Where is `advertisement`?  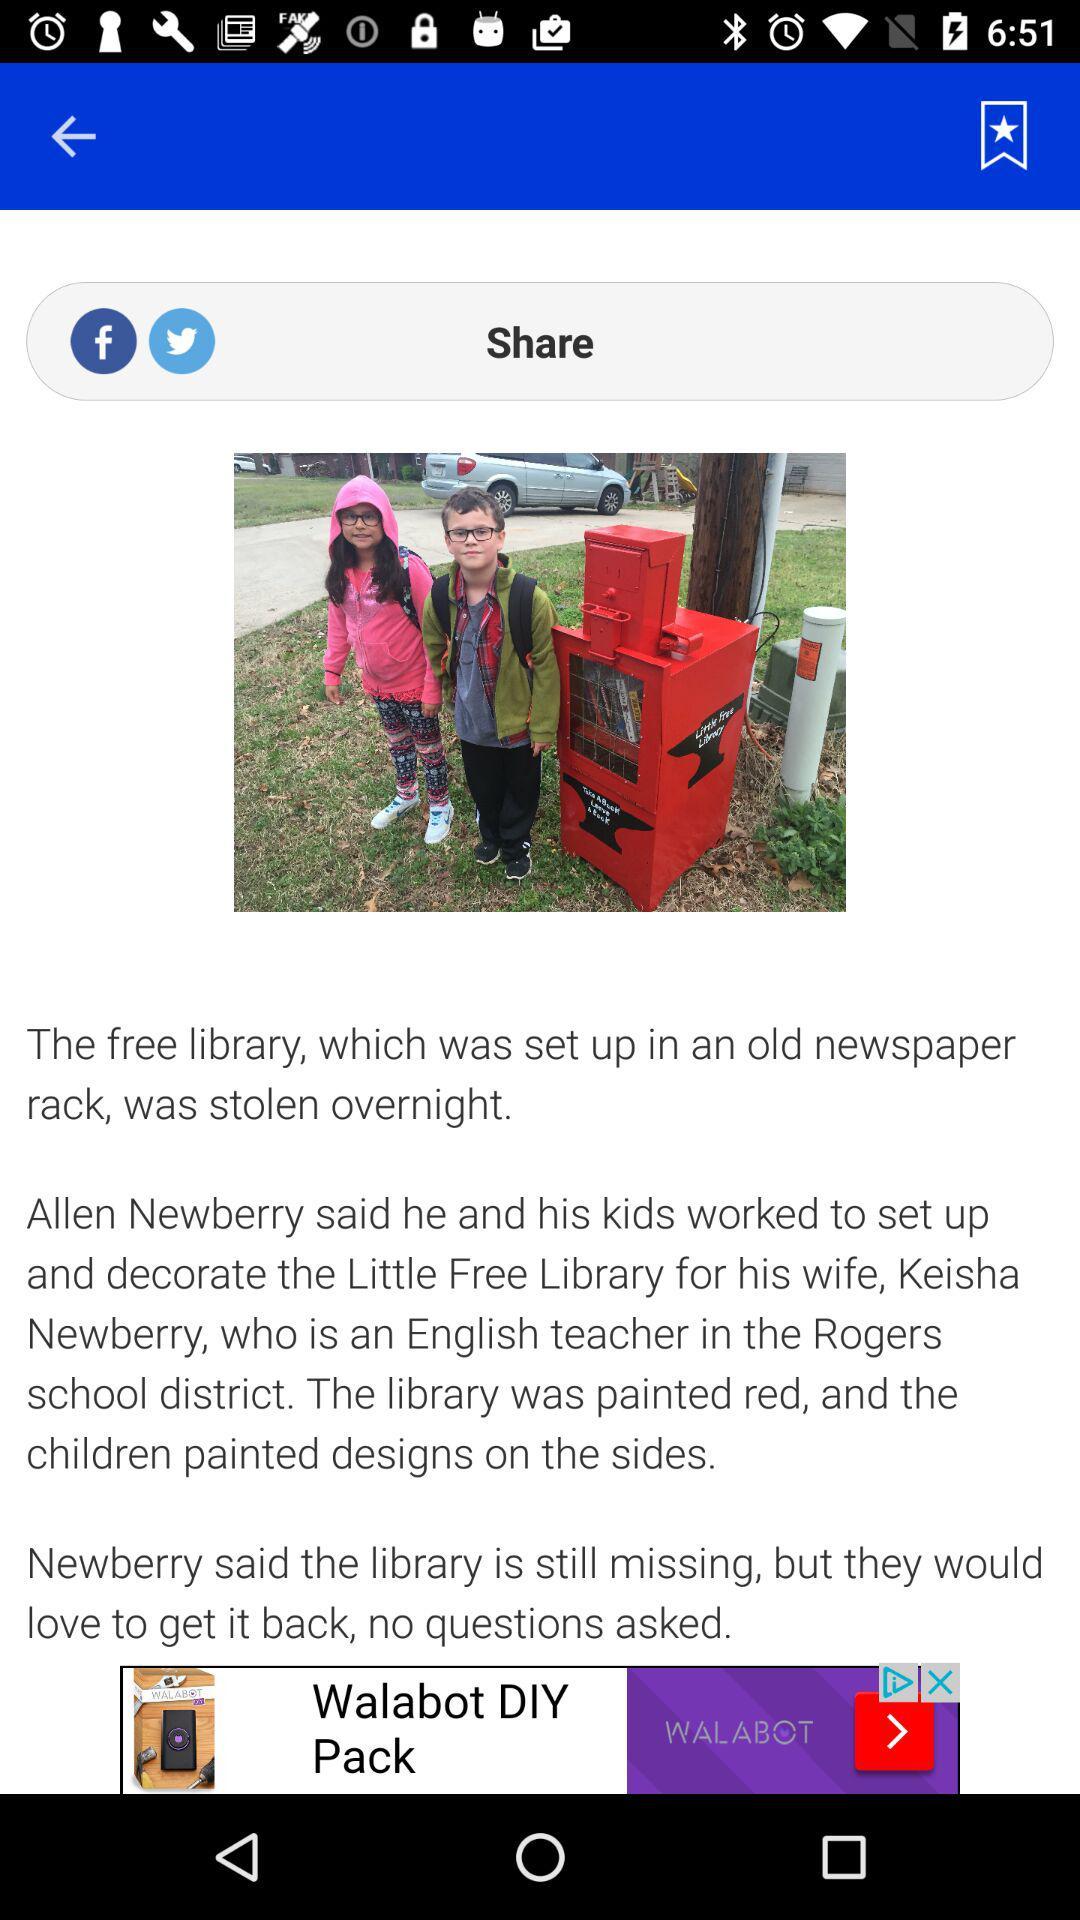 advertisement is located at coordinates (540, 1727).